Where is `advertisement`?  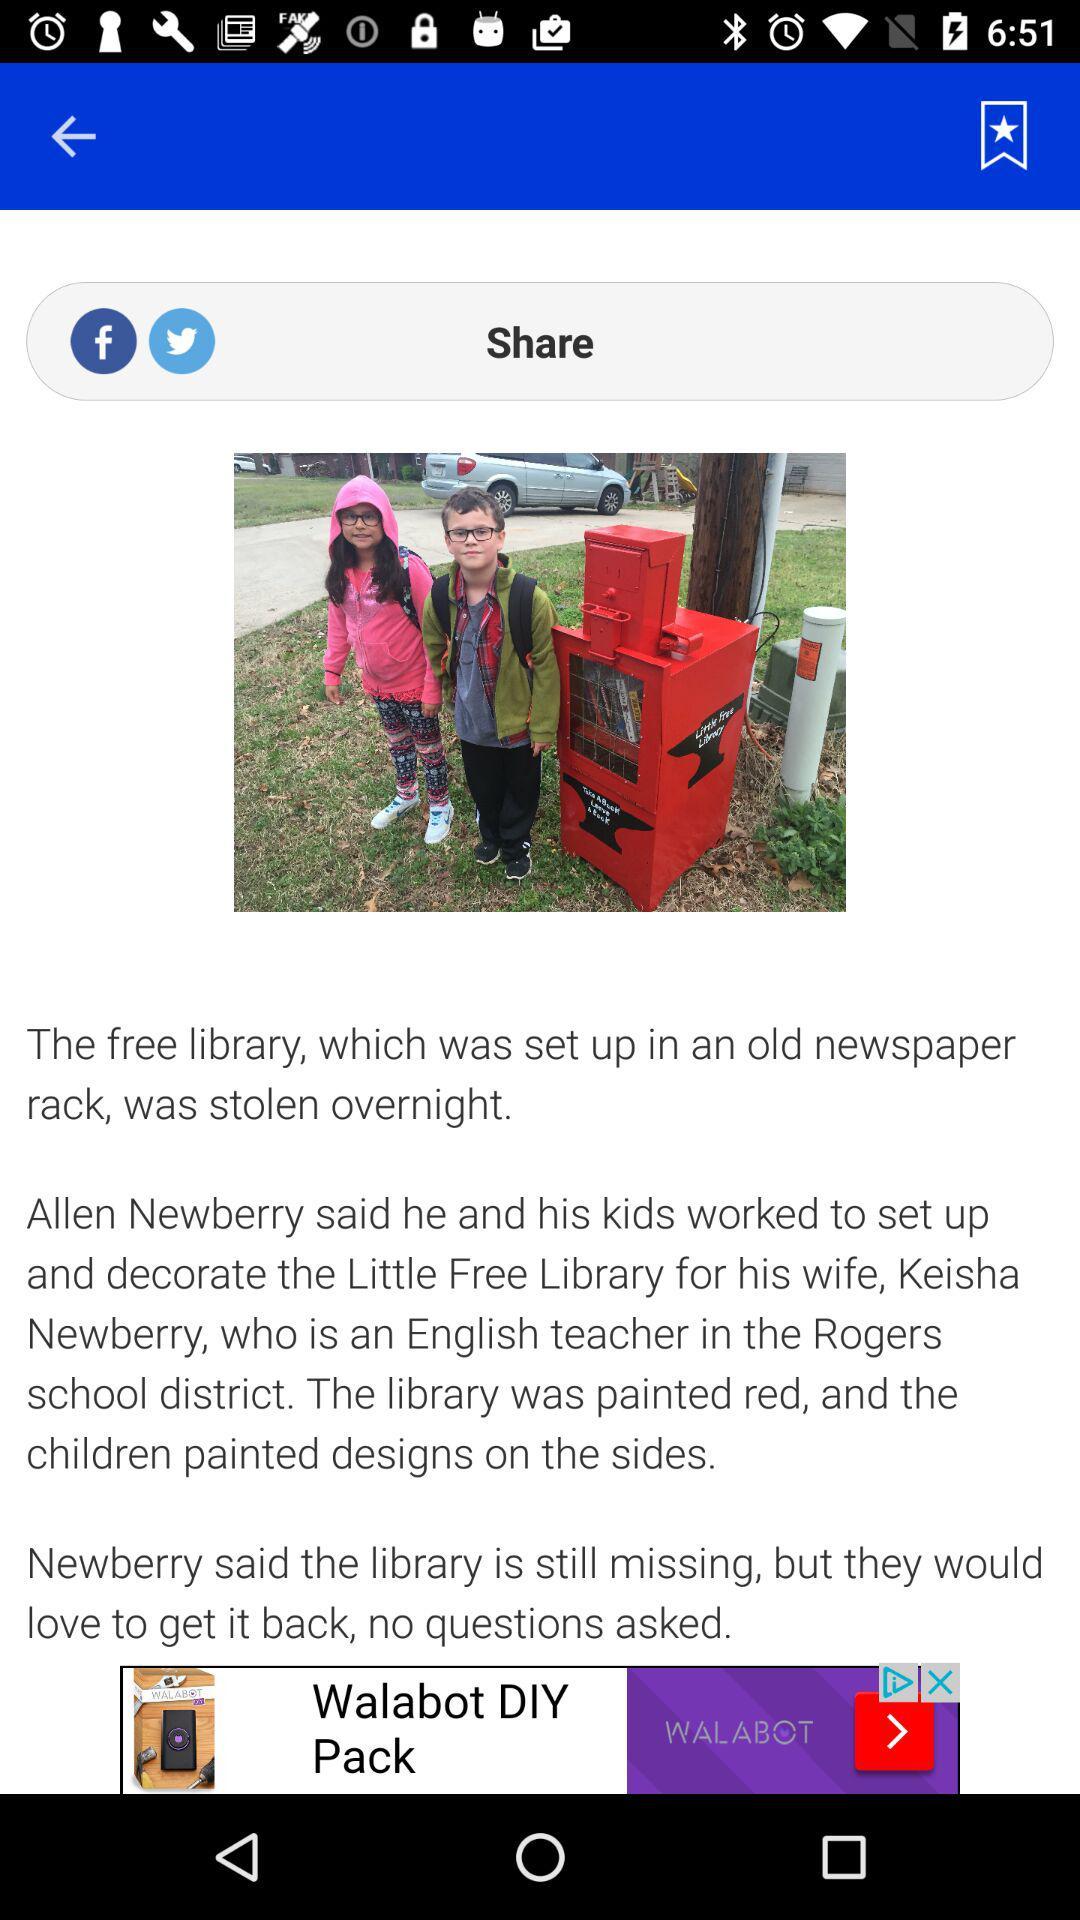 advertisement is located at coordinates (540, 1727).